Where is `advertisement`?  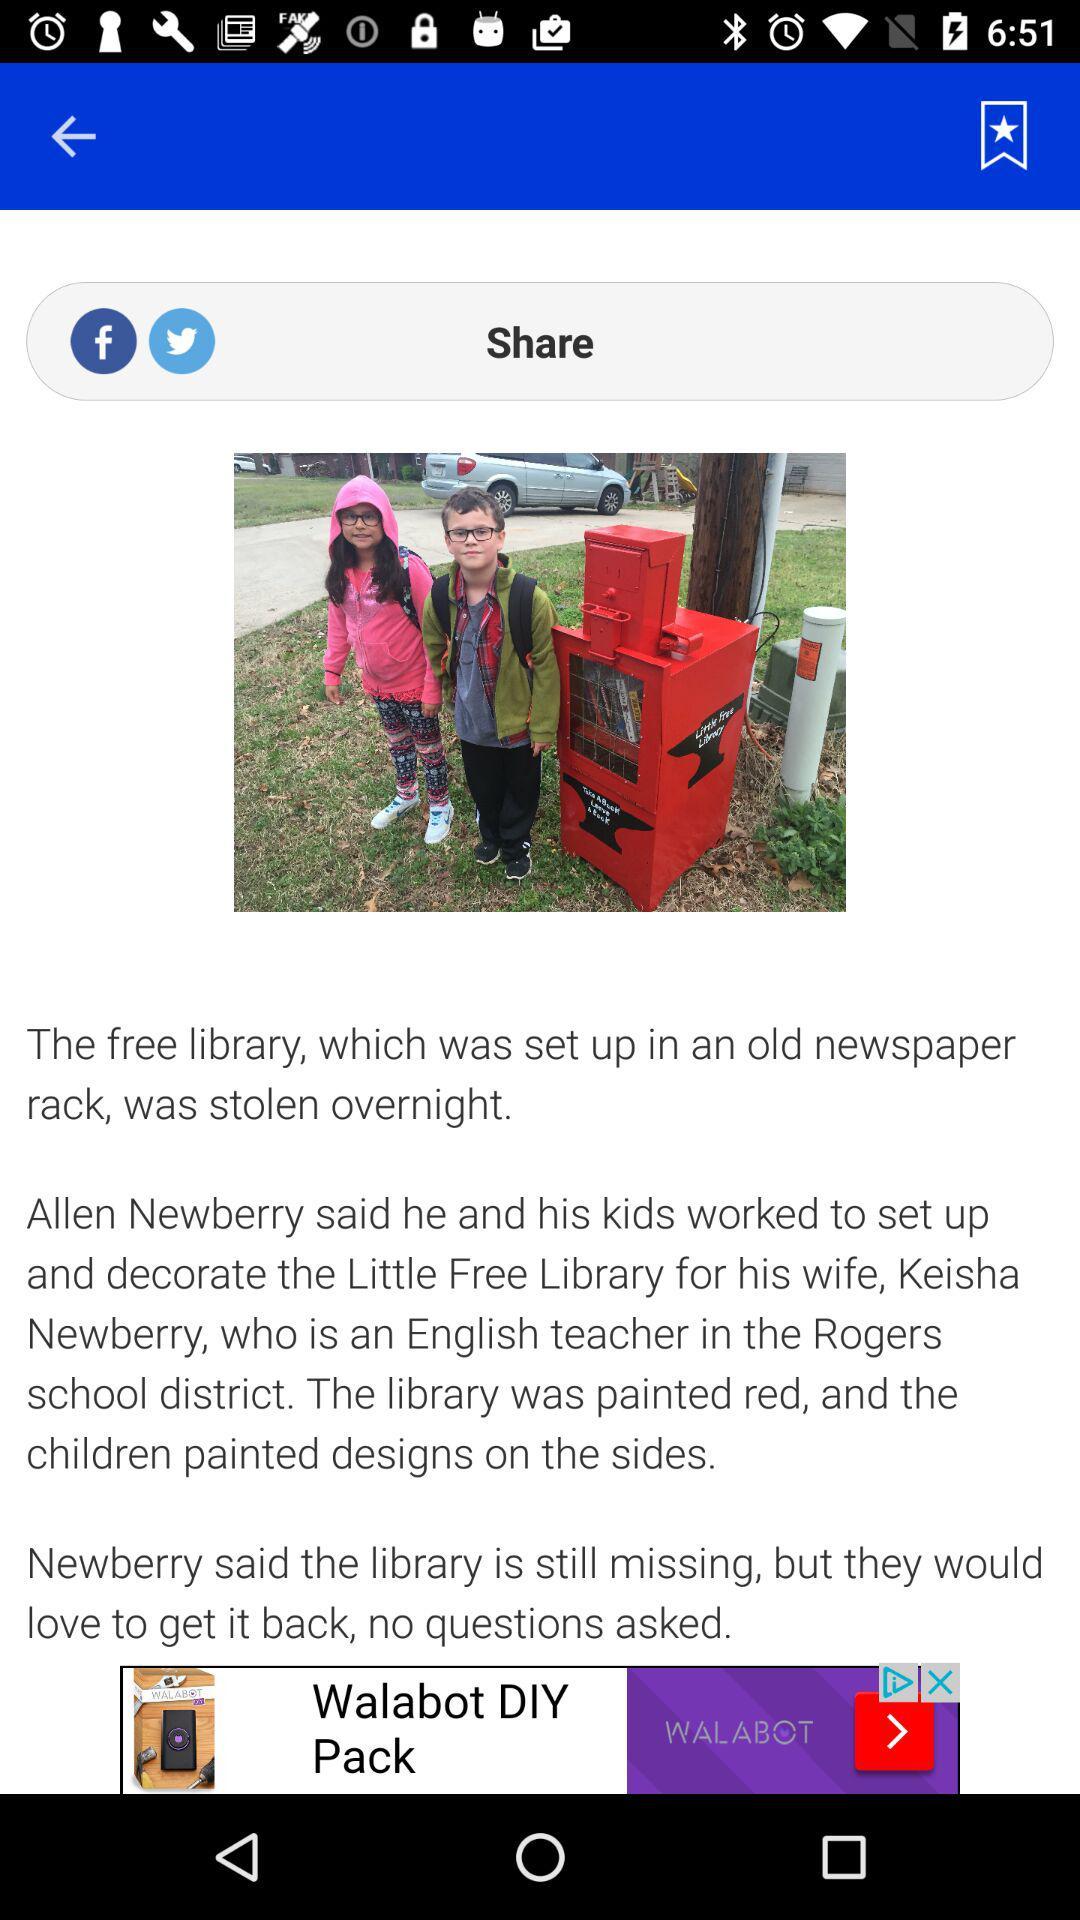 advertisement is located at coordinates (540, 1727).